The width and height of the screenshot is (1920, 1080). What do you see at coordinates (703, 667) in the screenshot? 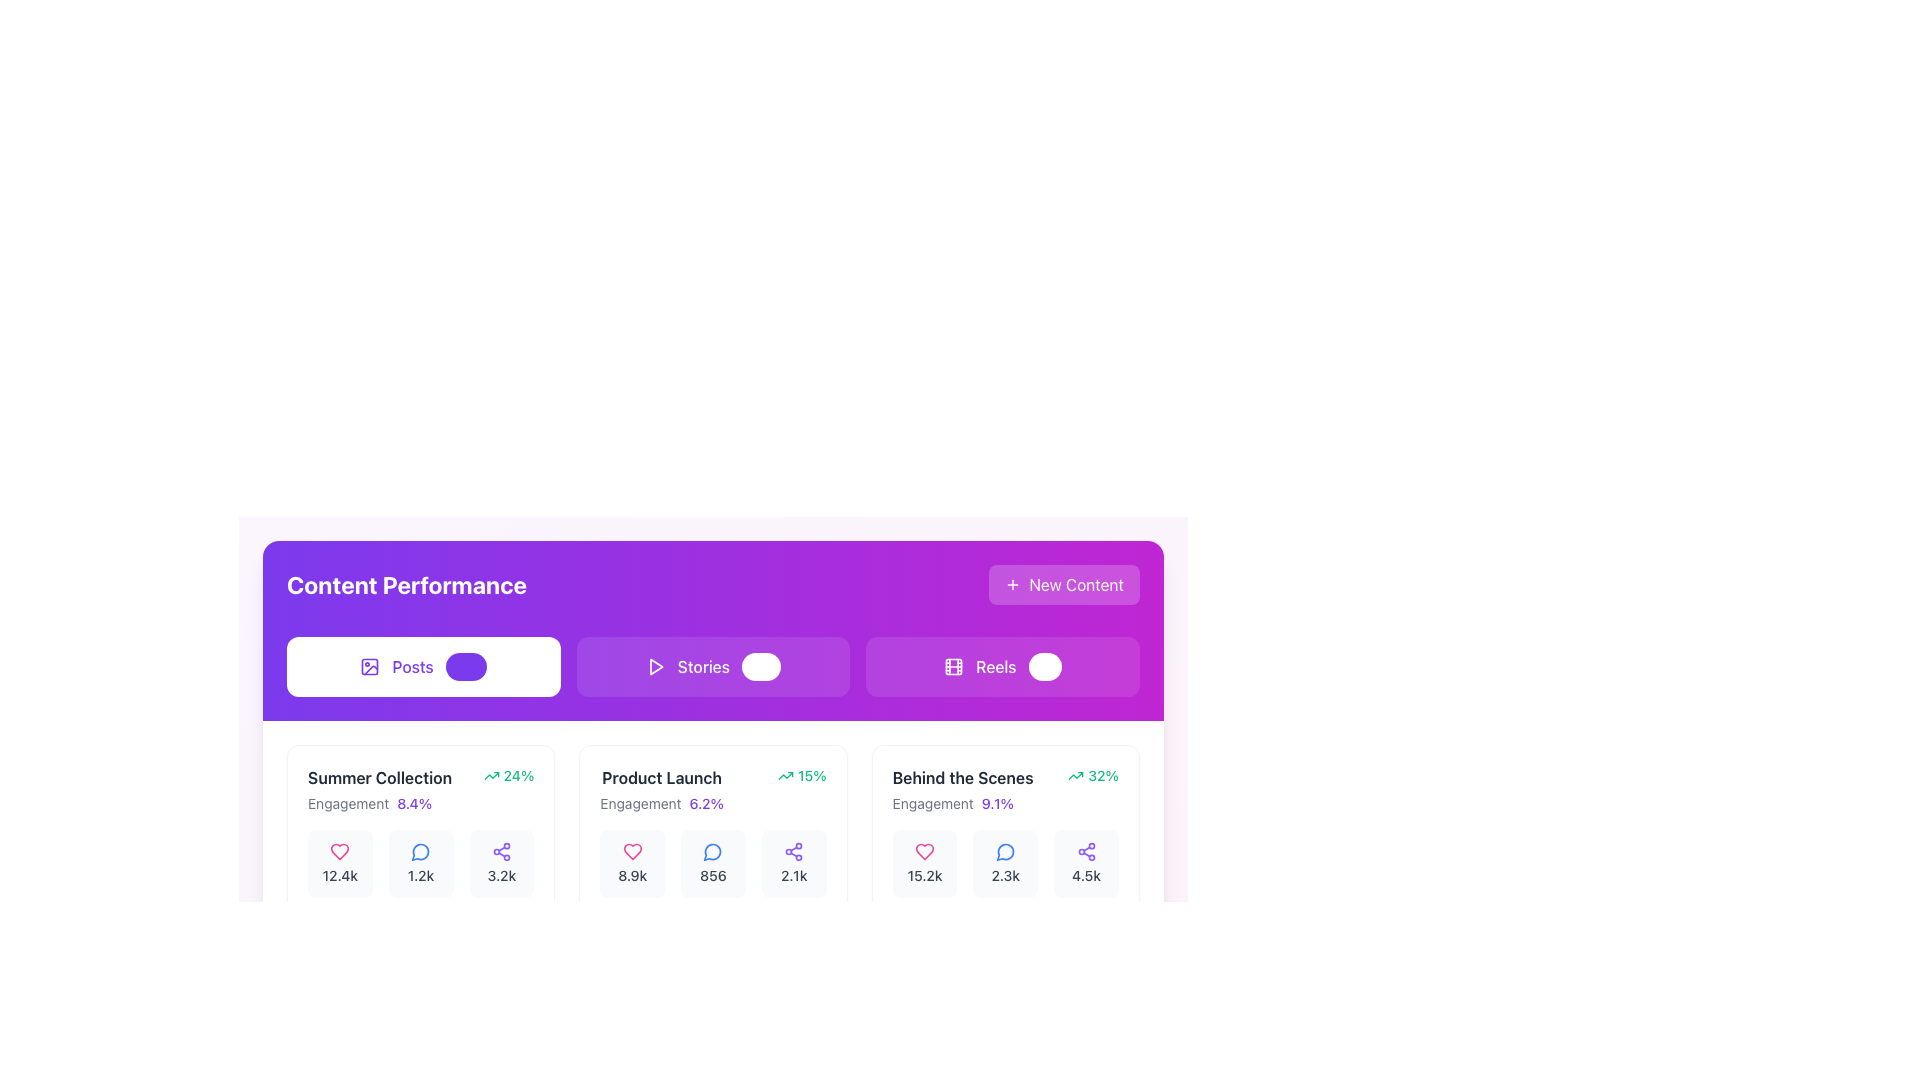
I see `the 'Stories' label within the button that is positioned between the 'Posts' and 'Reels' toggle buttons` at bounding box center [703, 667].